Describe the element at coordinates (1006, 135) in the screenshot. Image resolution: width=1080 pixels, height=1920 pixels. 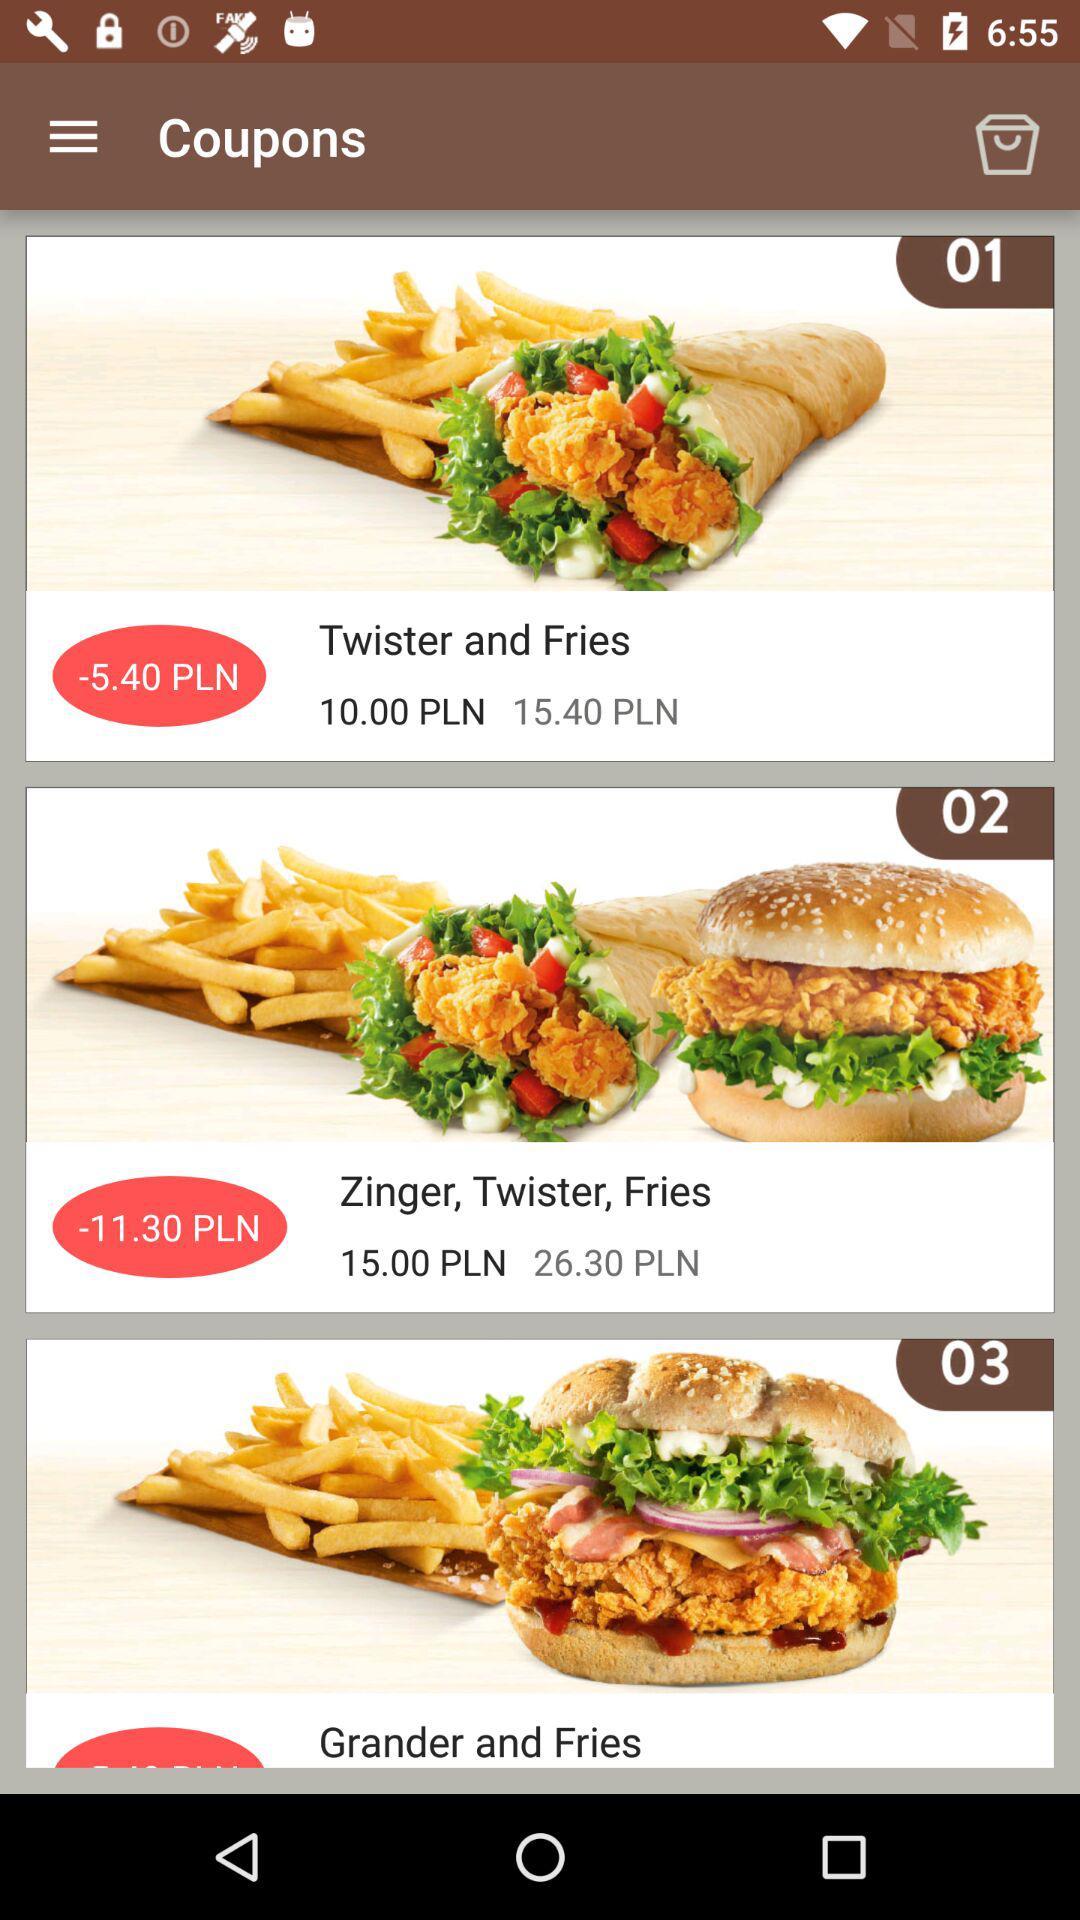
I see `the icon to the right of the coupons icon` at that location.